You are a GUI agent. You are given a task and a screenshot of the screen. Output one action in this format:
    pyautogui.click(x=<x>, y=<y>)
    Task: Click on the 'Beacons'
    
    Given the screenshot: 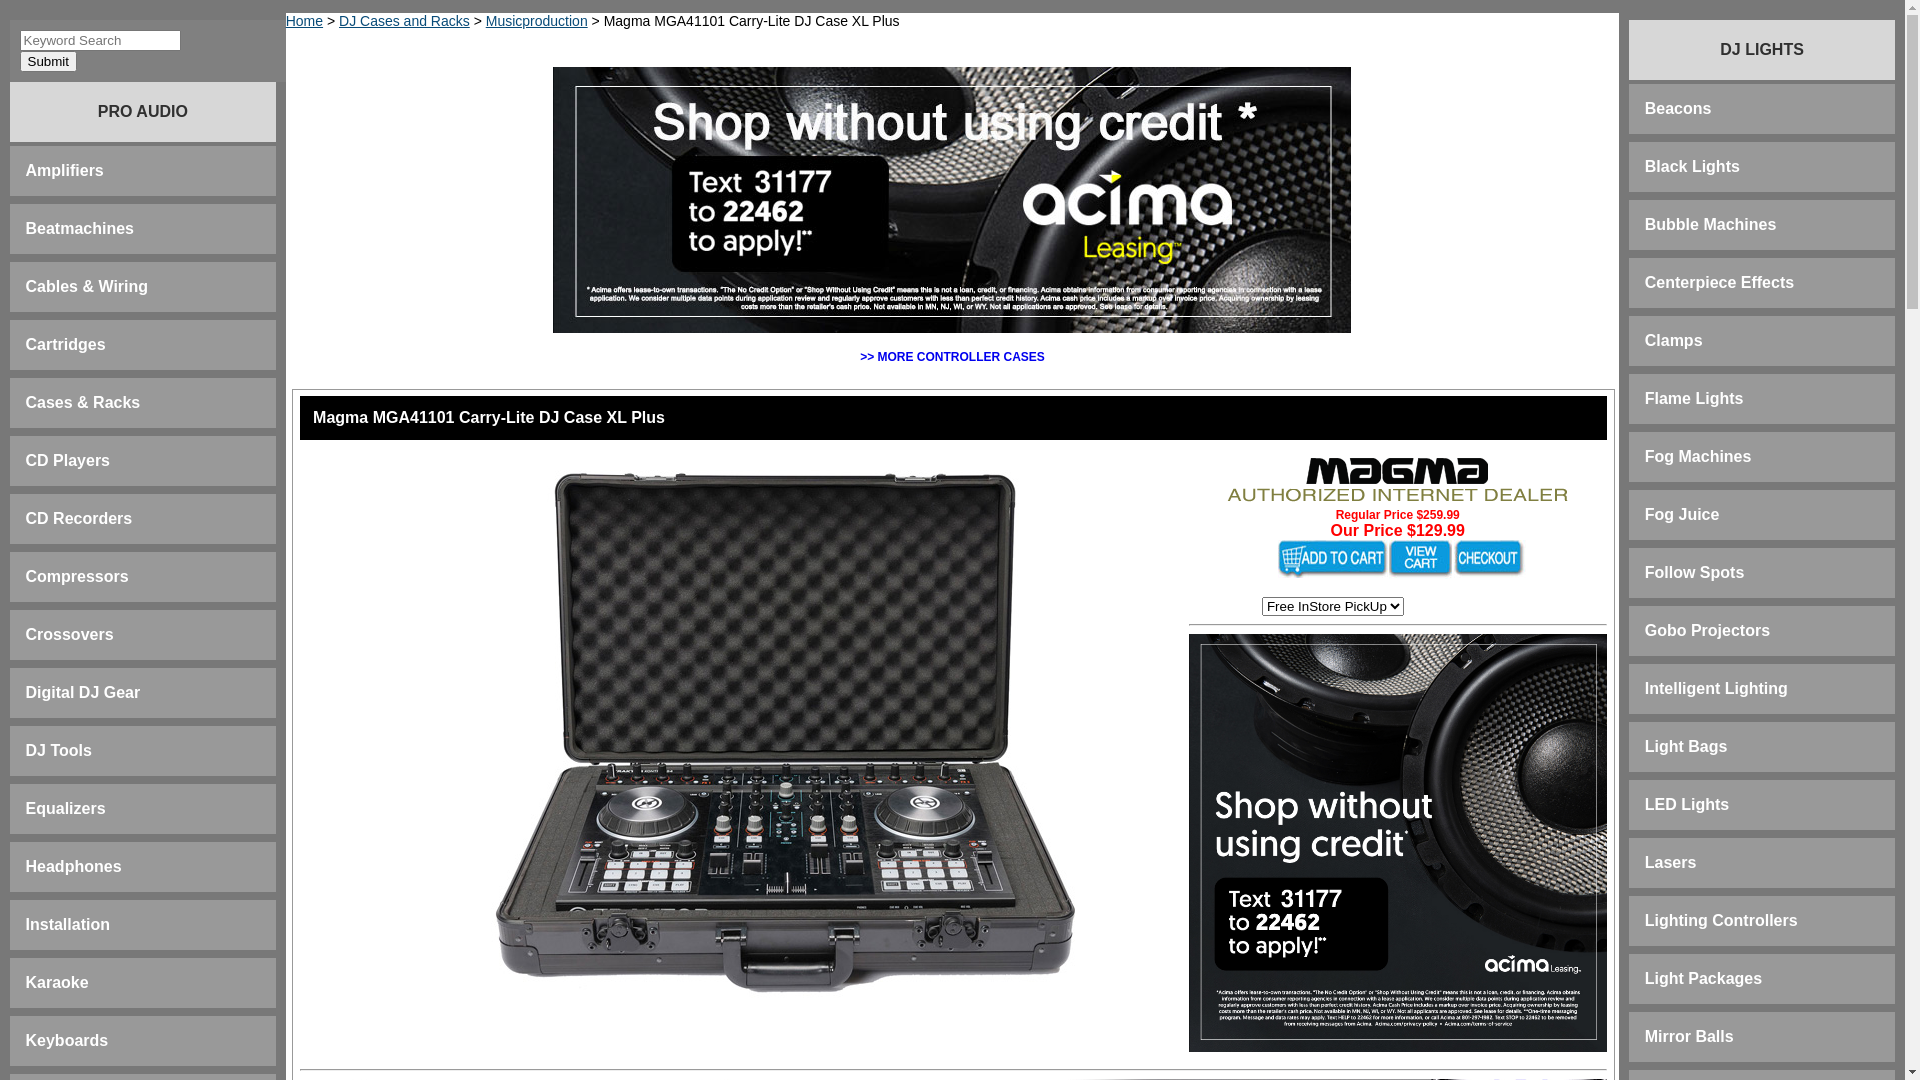 What is the action you would take?
    pyautogui.click(x=1678, y=108)
    